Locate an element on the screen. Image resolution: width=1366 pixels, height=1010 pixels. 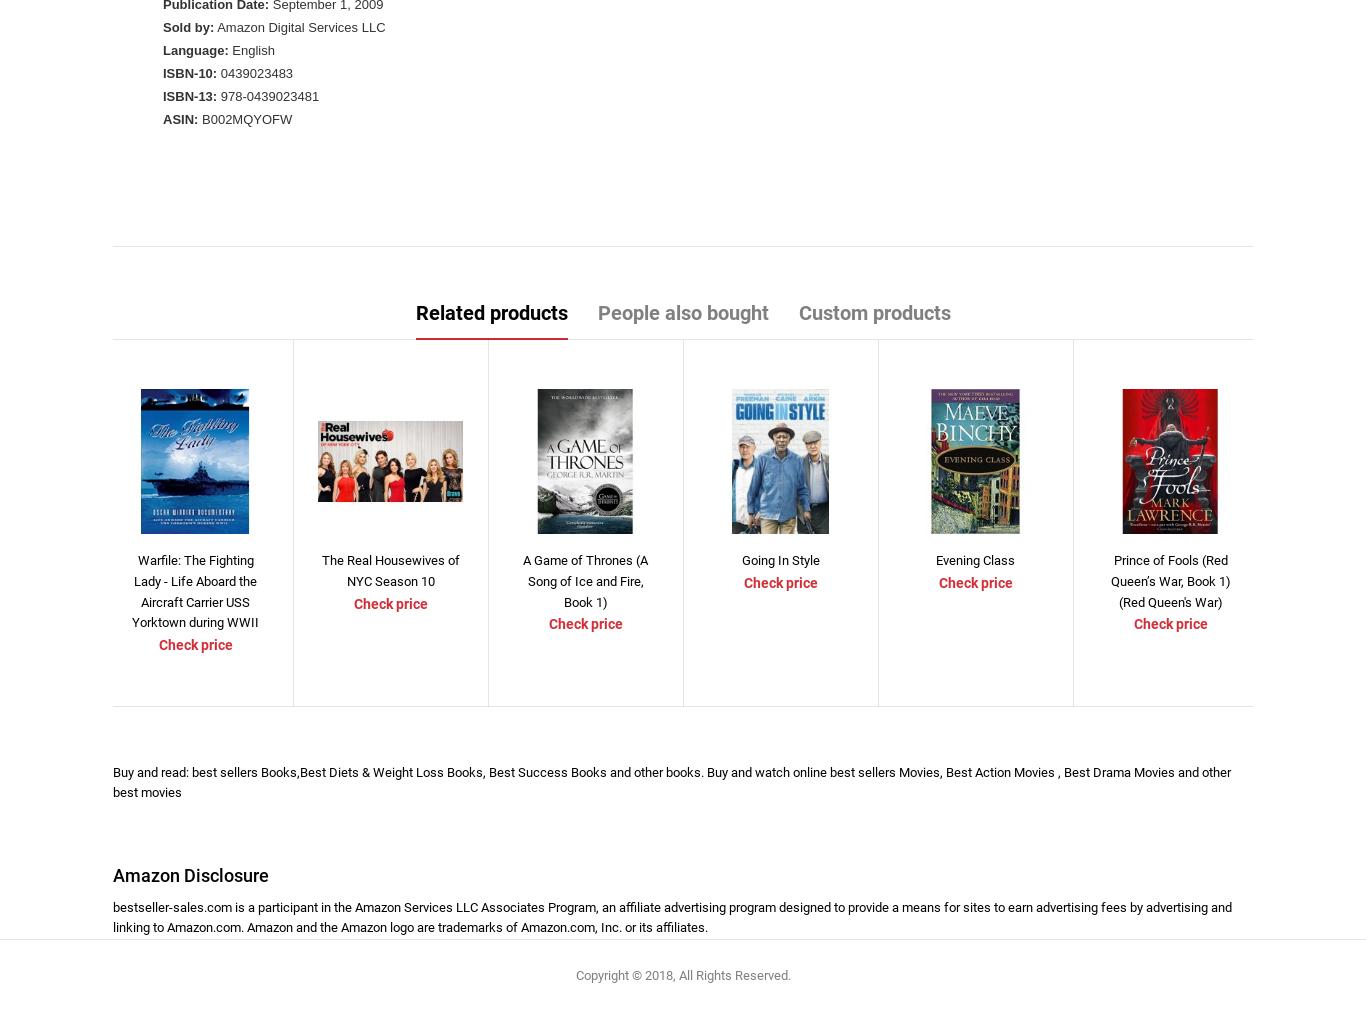
'Going In Style' is located at coordinates (779, 559).